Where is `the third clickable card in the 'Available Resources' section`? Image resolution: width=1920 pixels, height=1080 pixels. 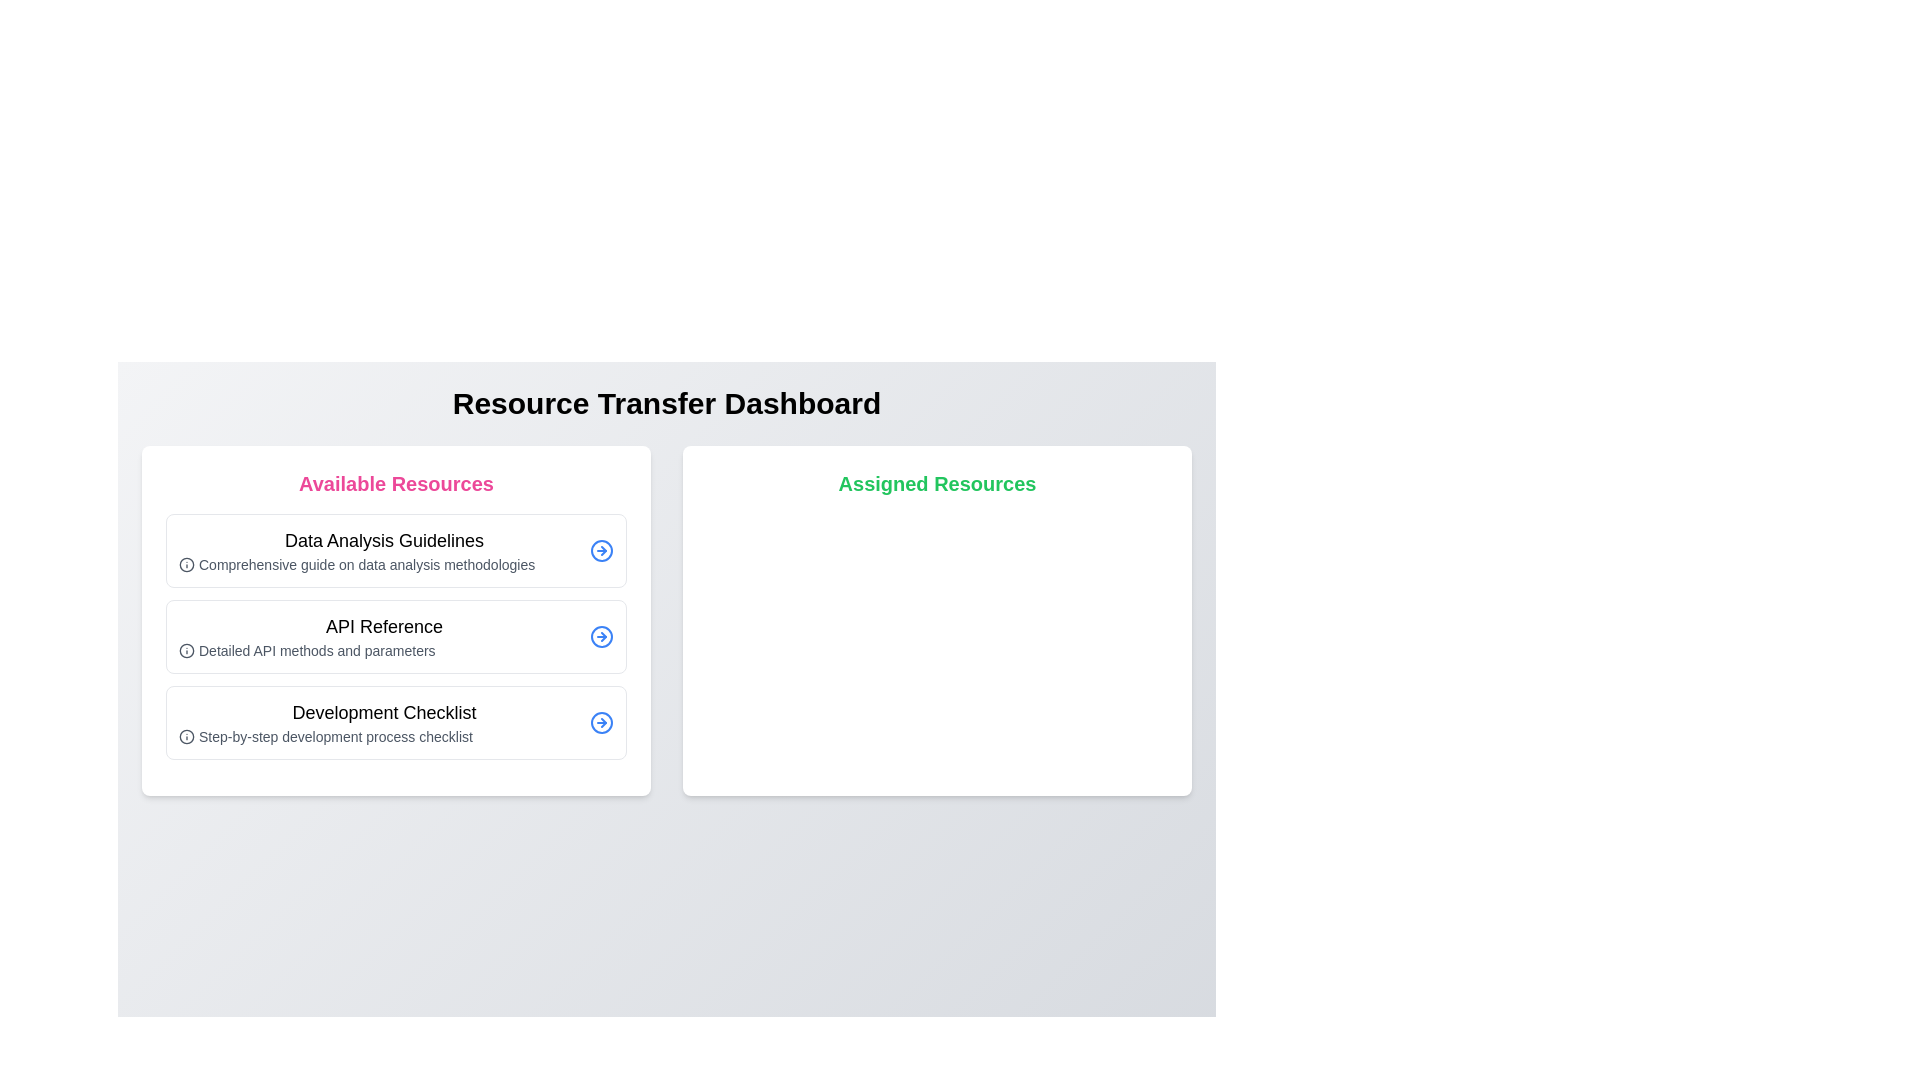 the third clickable card in the 'Available Resources' section is located at coordinates (396, 722).